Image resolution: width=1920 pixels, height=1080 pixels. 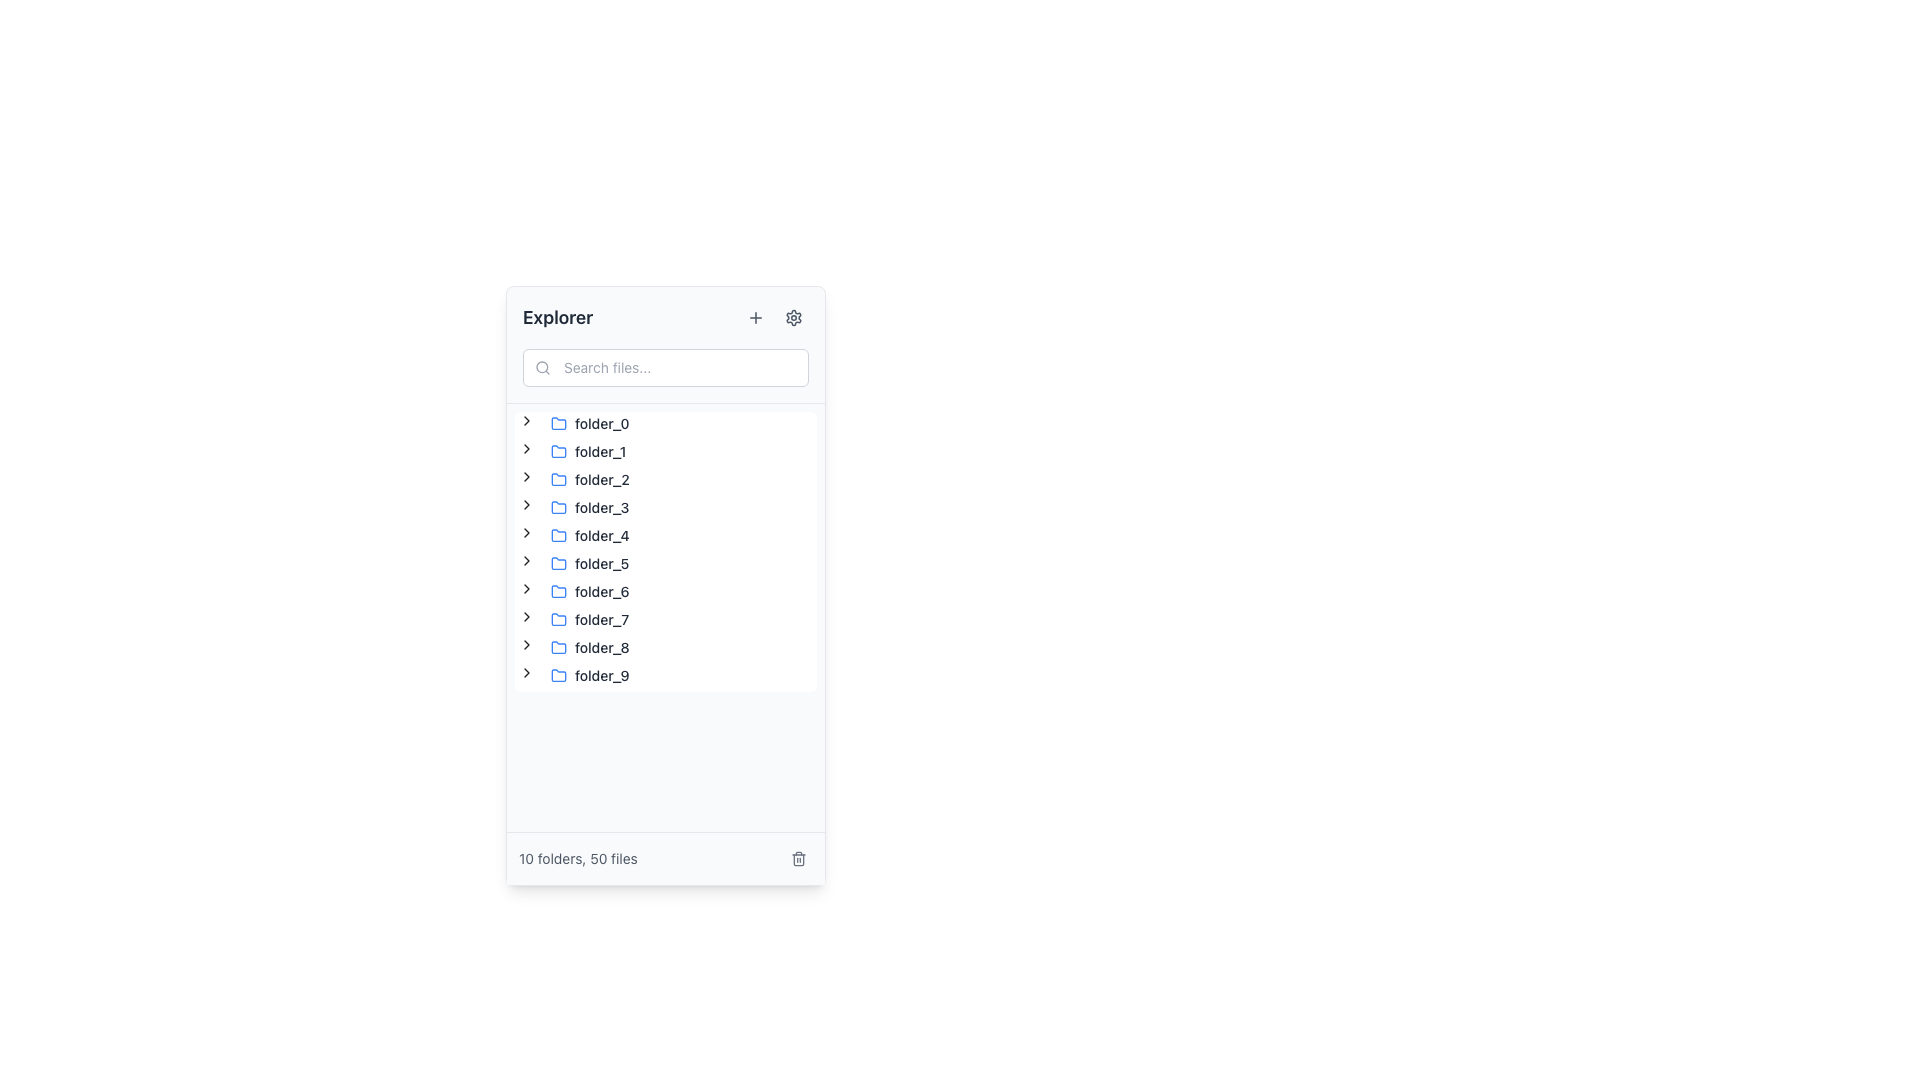 I want to click on the folder icon located to the left of the text 'folder_6' in the central part of the interface, so click(x=558, y=590).